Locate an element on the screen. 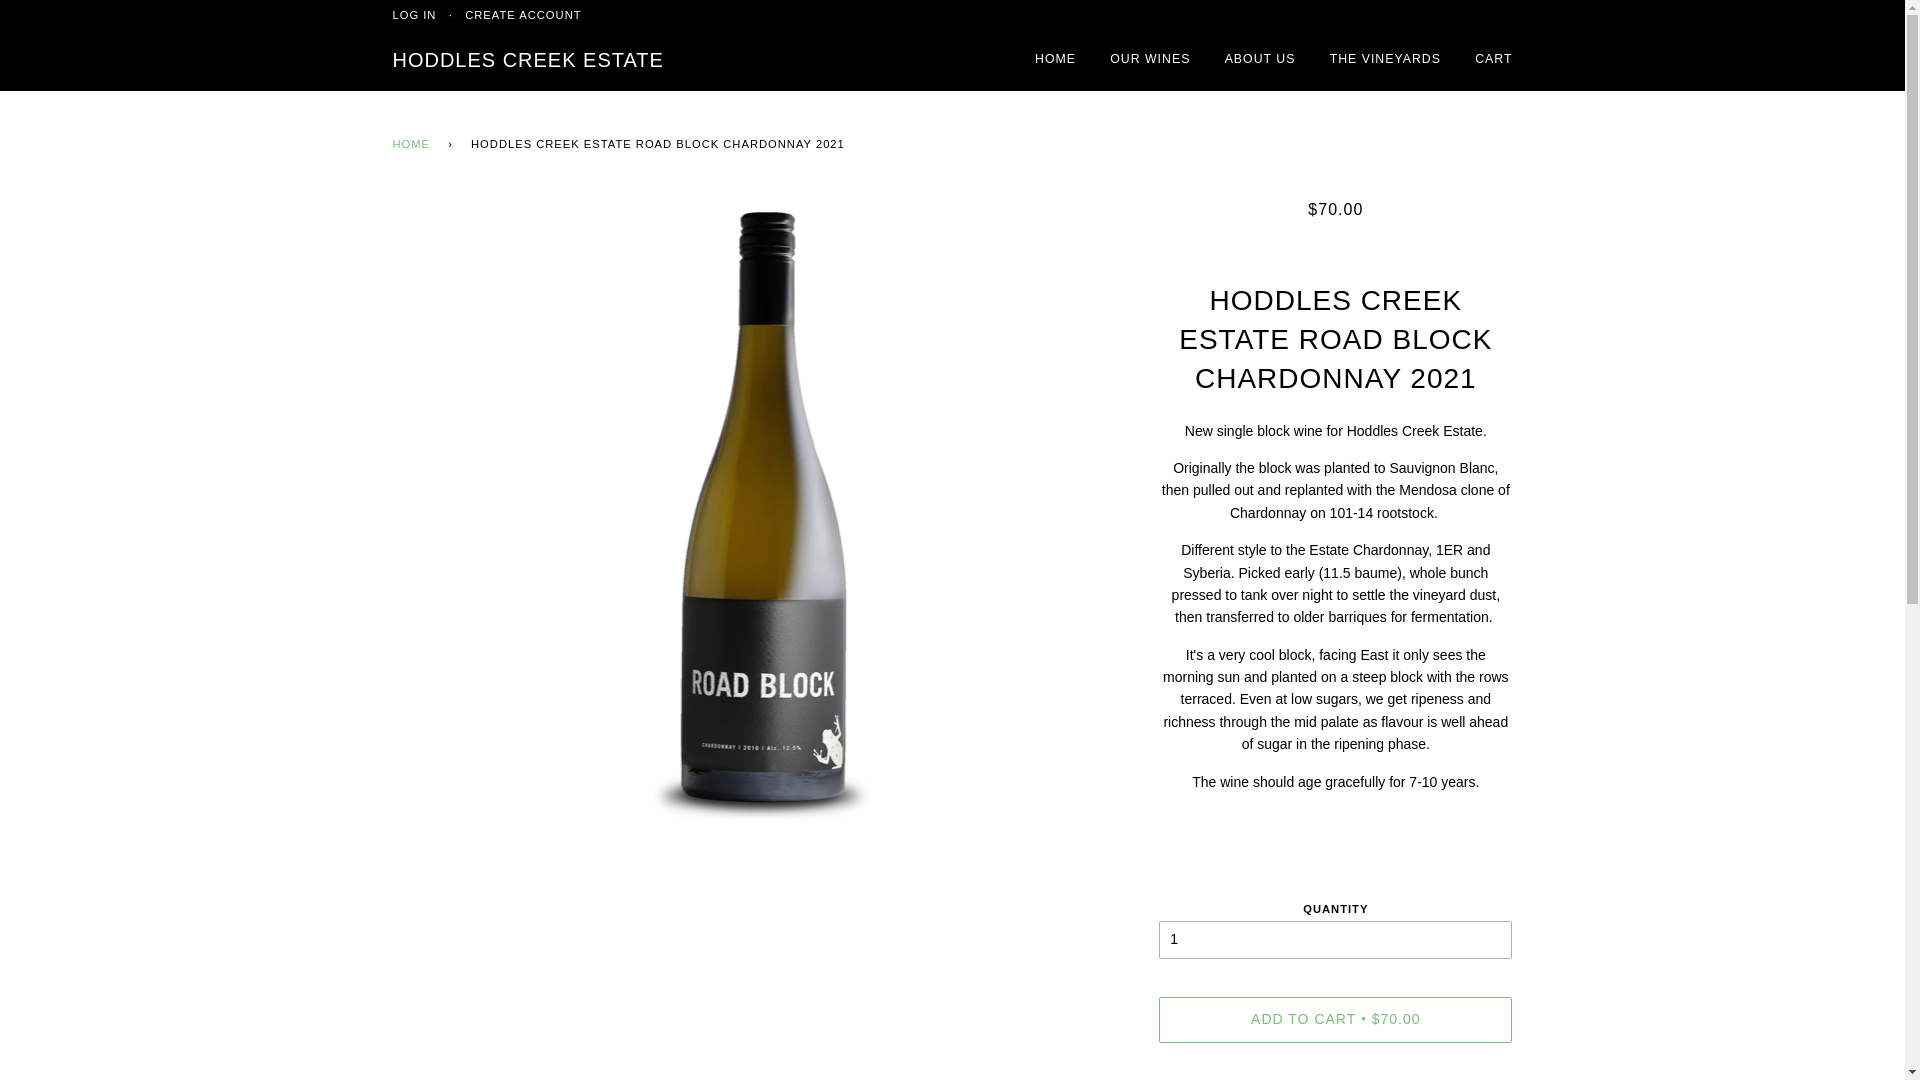 The width and height of the screenshot is (1920, 1080). 'HOME' is located at coordinates (1054, 59).